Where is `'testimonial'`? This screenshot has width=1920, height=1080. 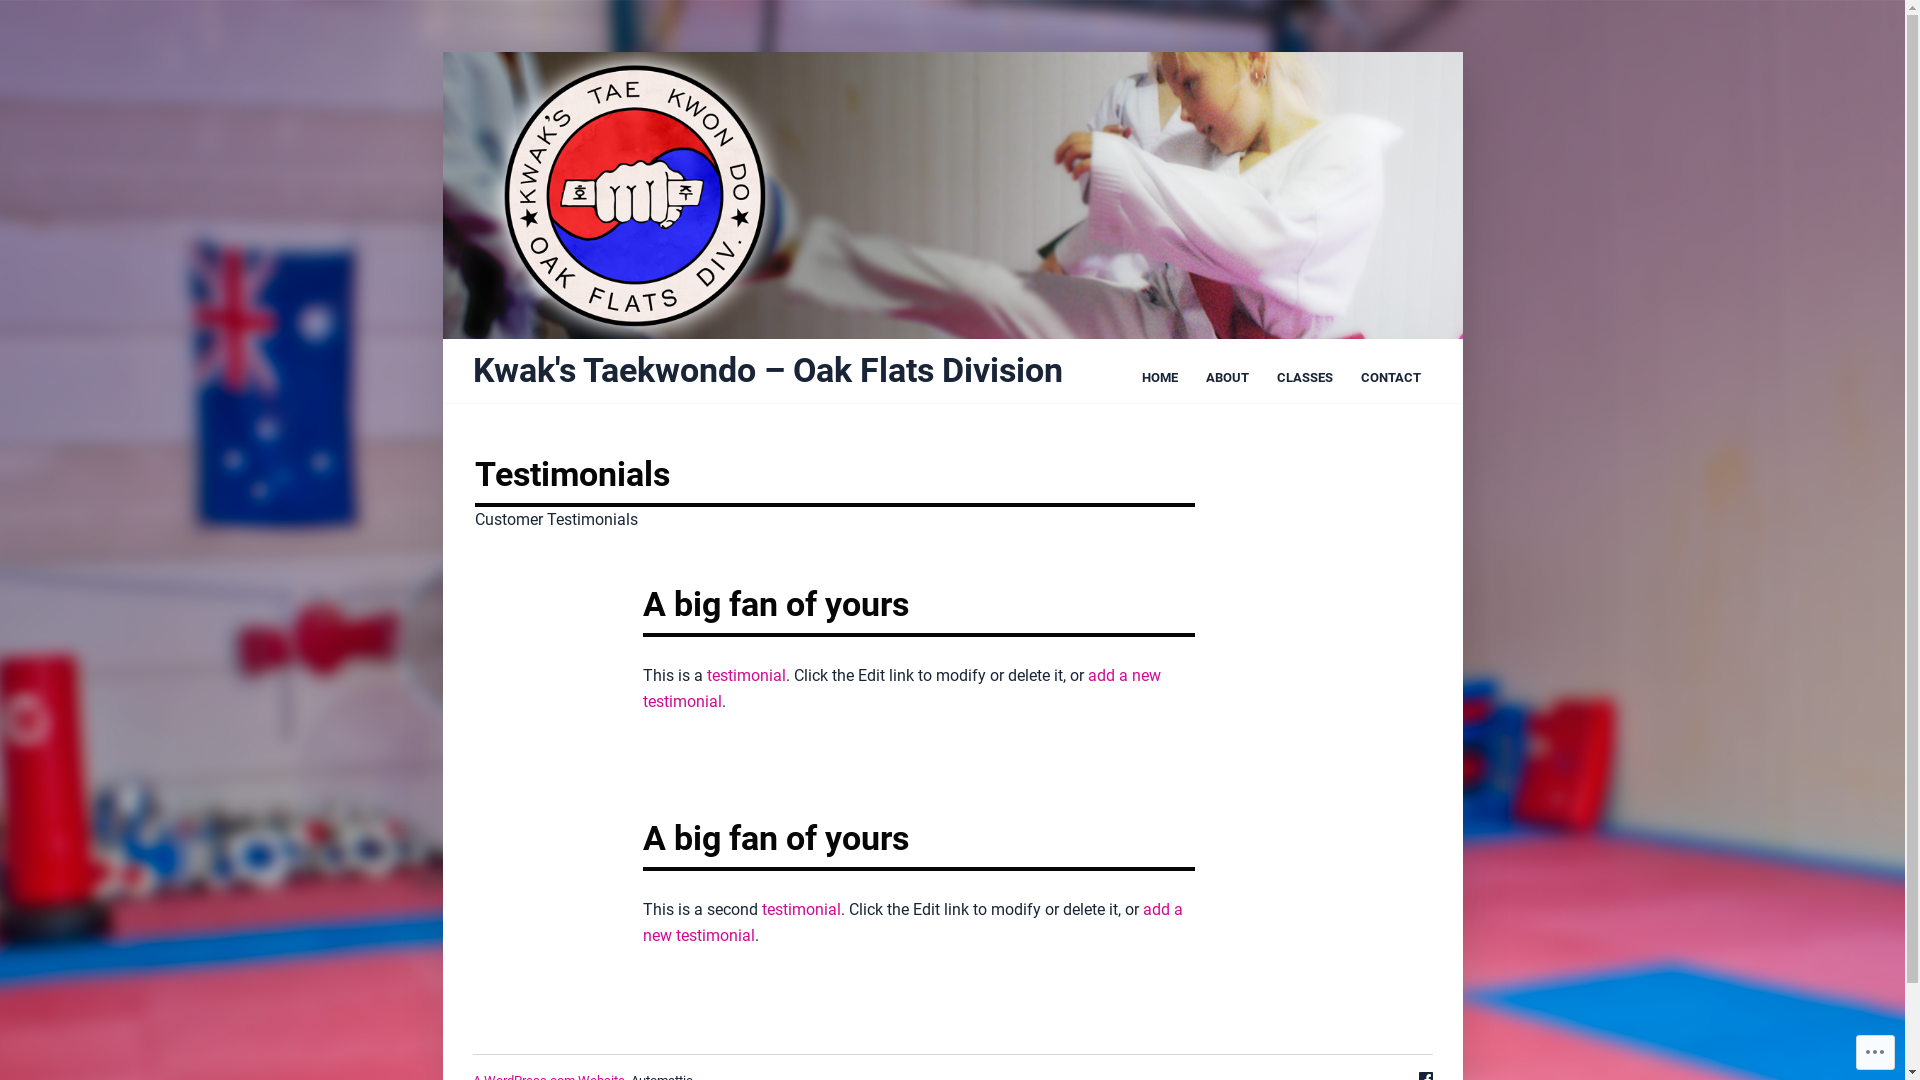 'testimonial' is located at coordinates (706, 675).